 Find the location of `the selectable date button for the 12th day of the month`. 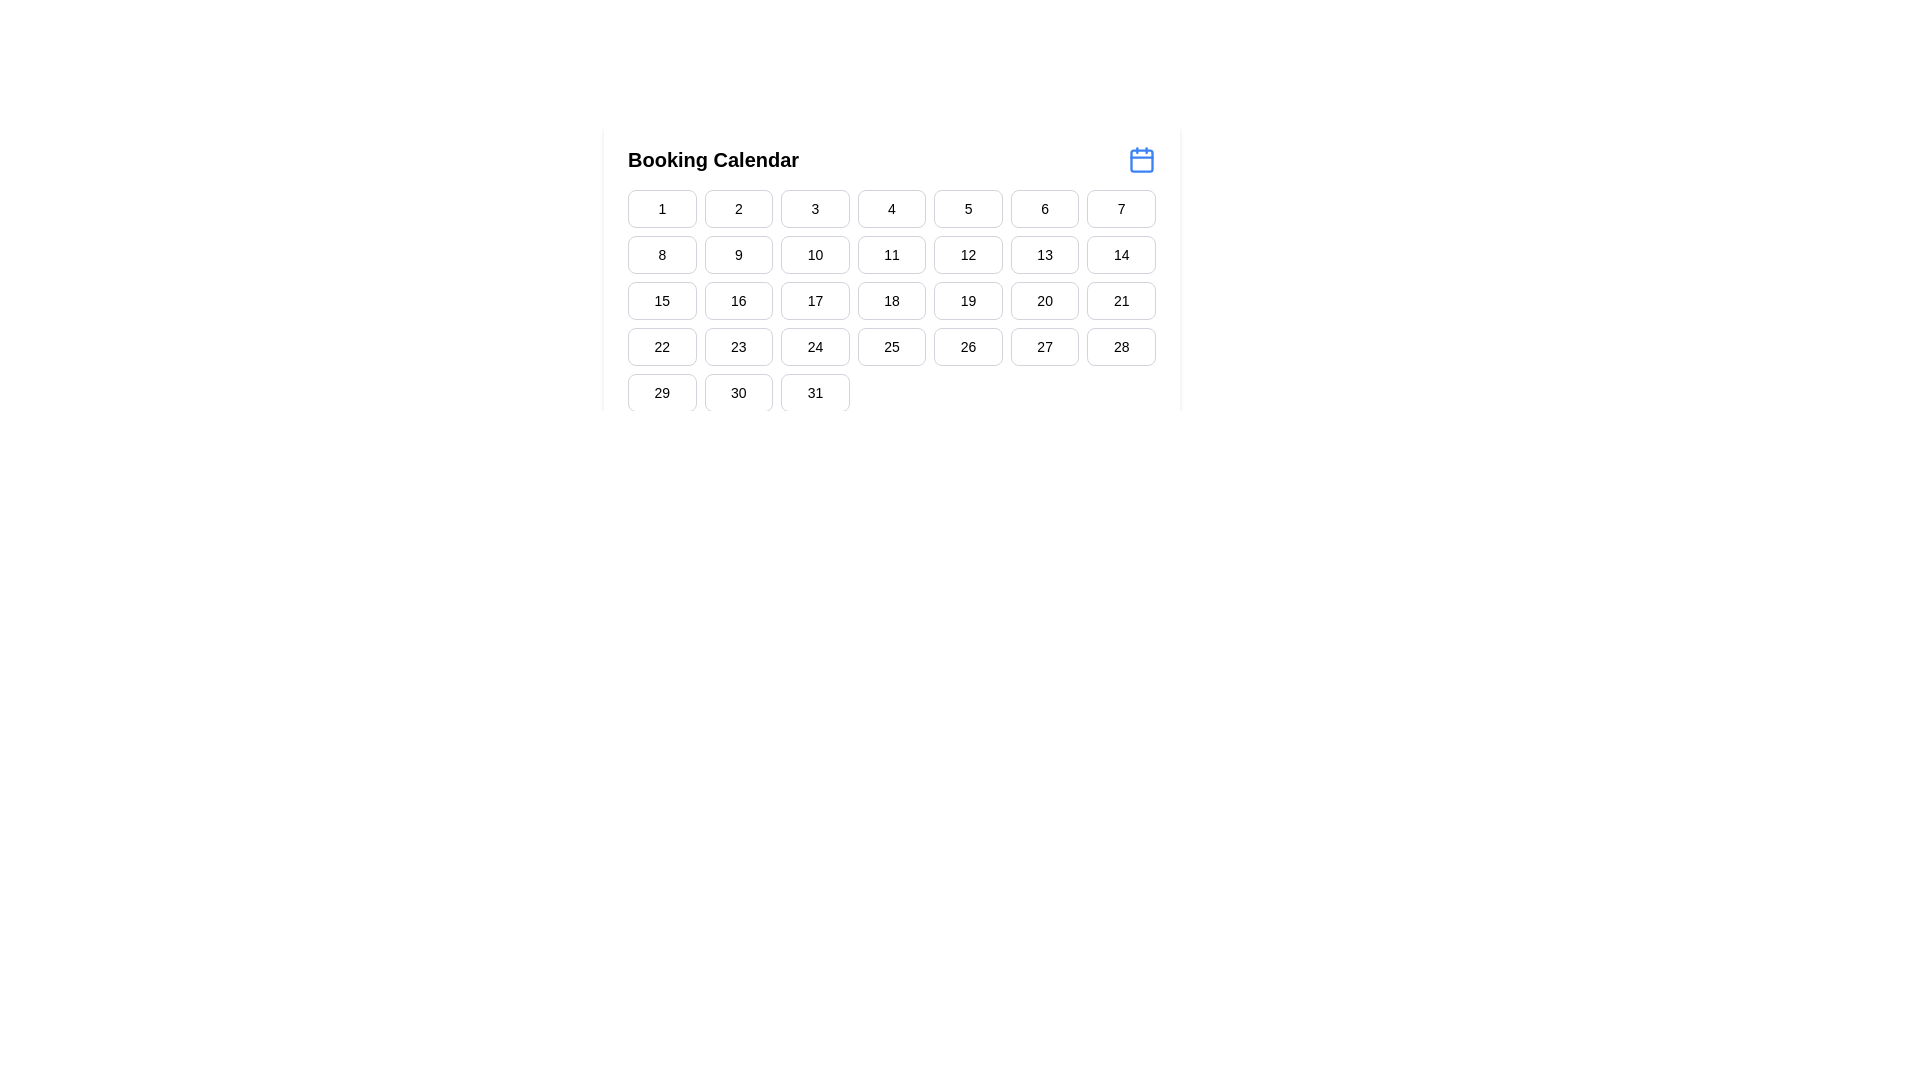

the selectable date button for the 12th day of the month is located at coordinates (968, 253).